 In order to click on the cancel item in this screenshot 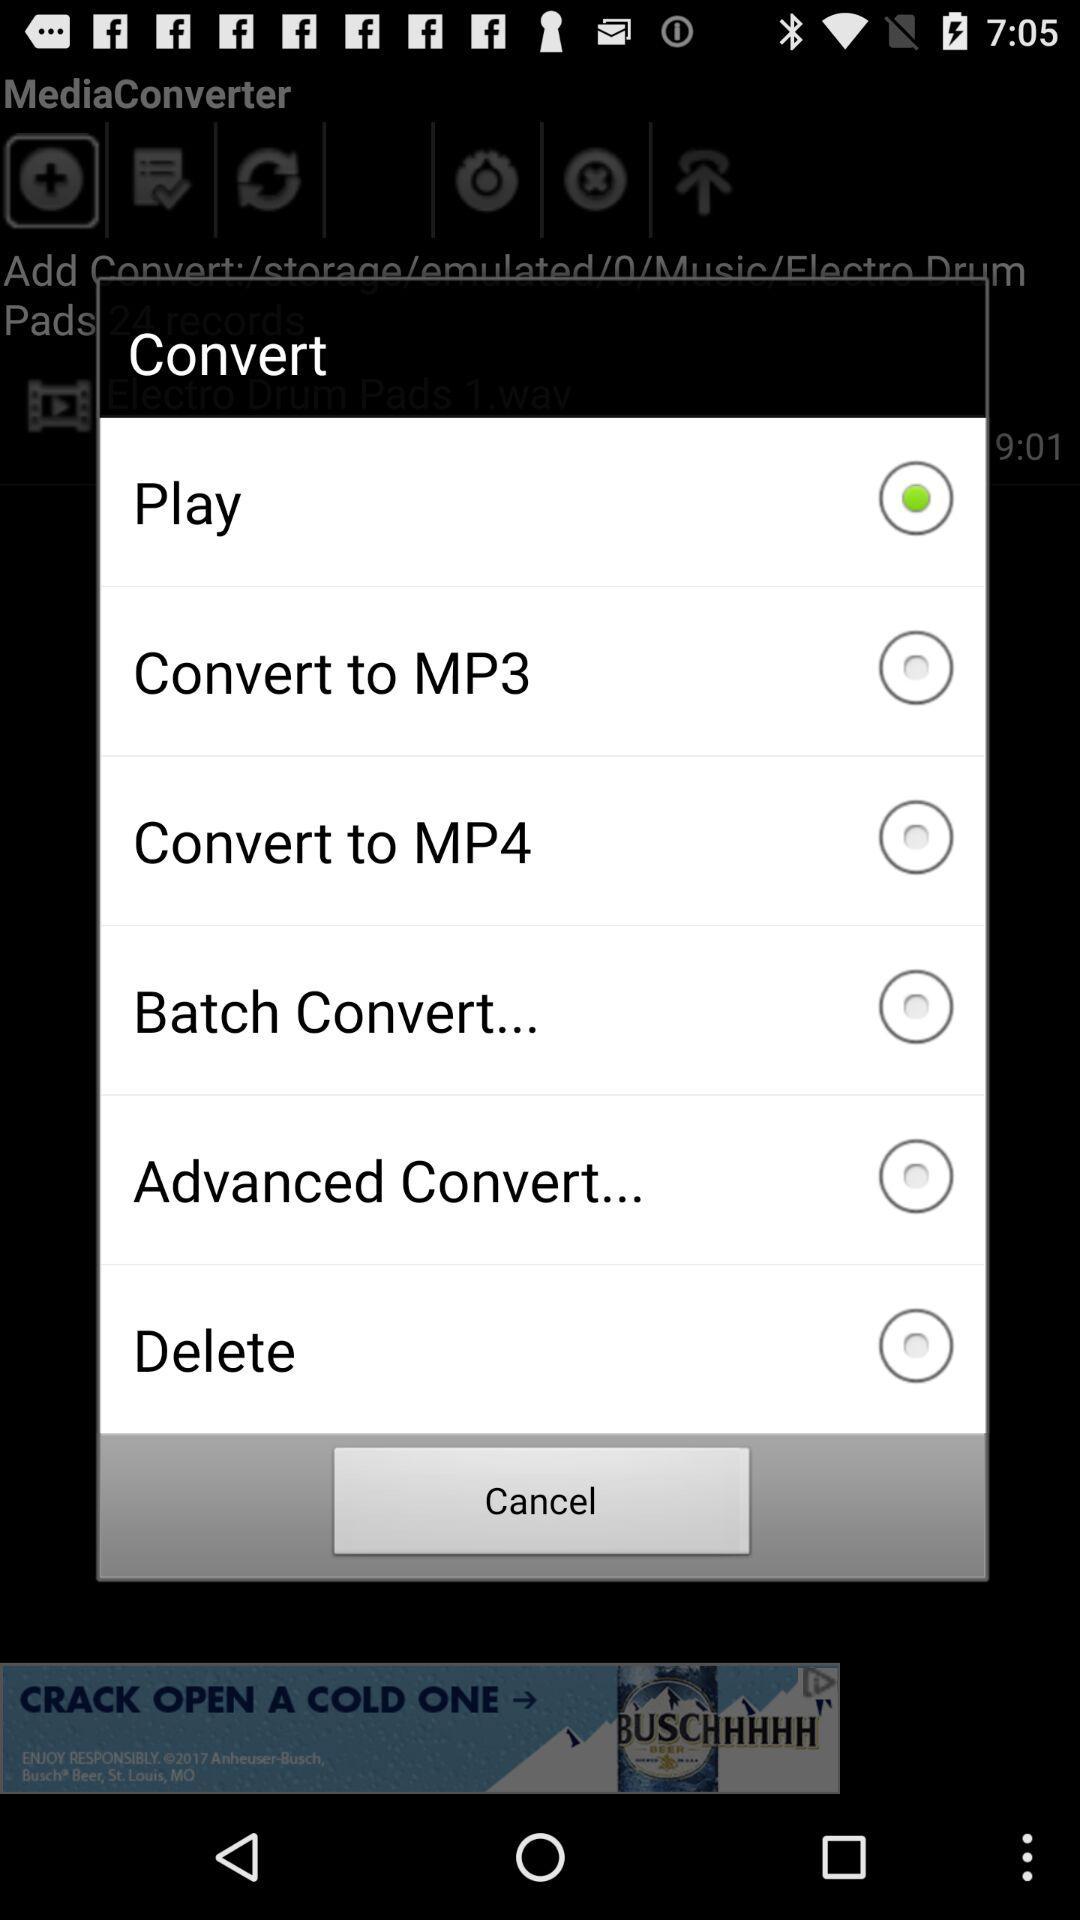, I will do `click(542, 1506)`.